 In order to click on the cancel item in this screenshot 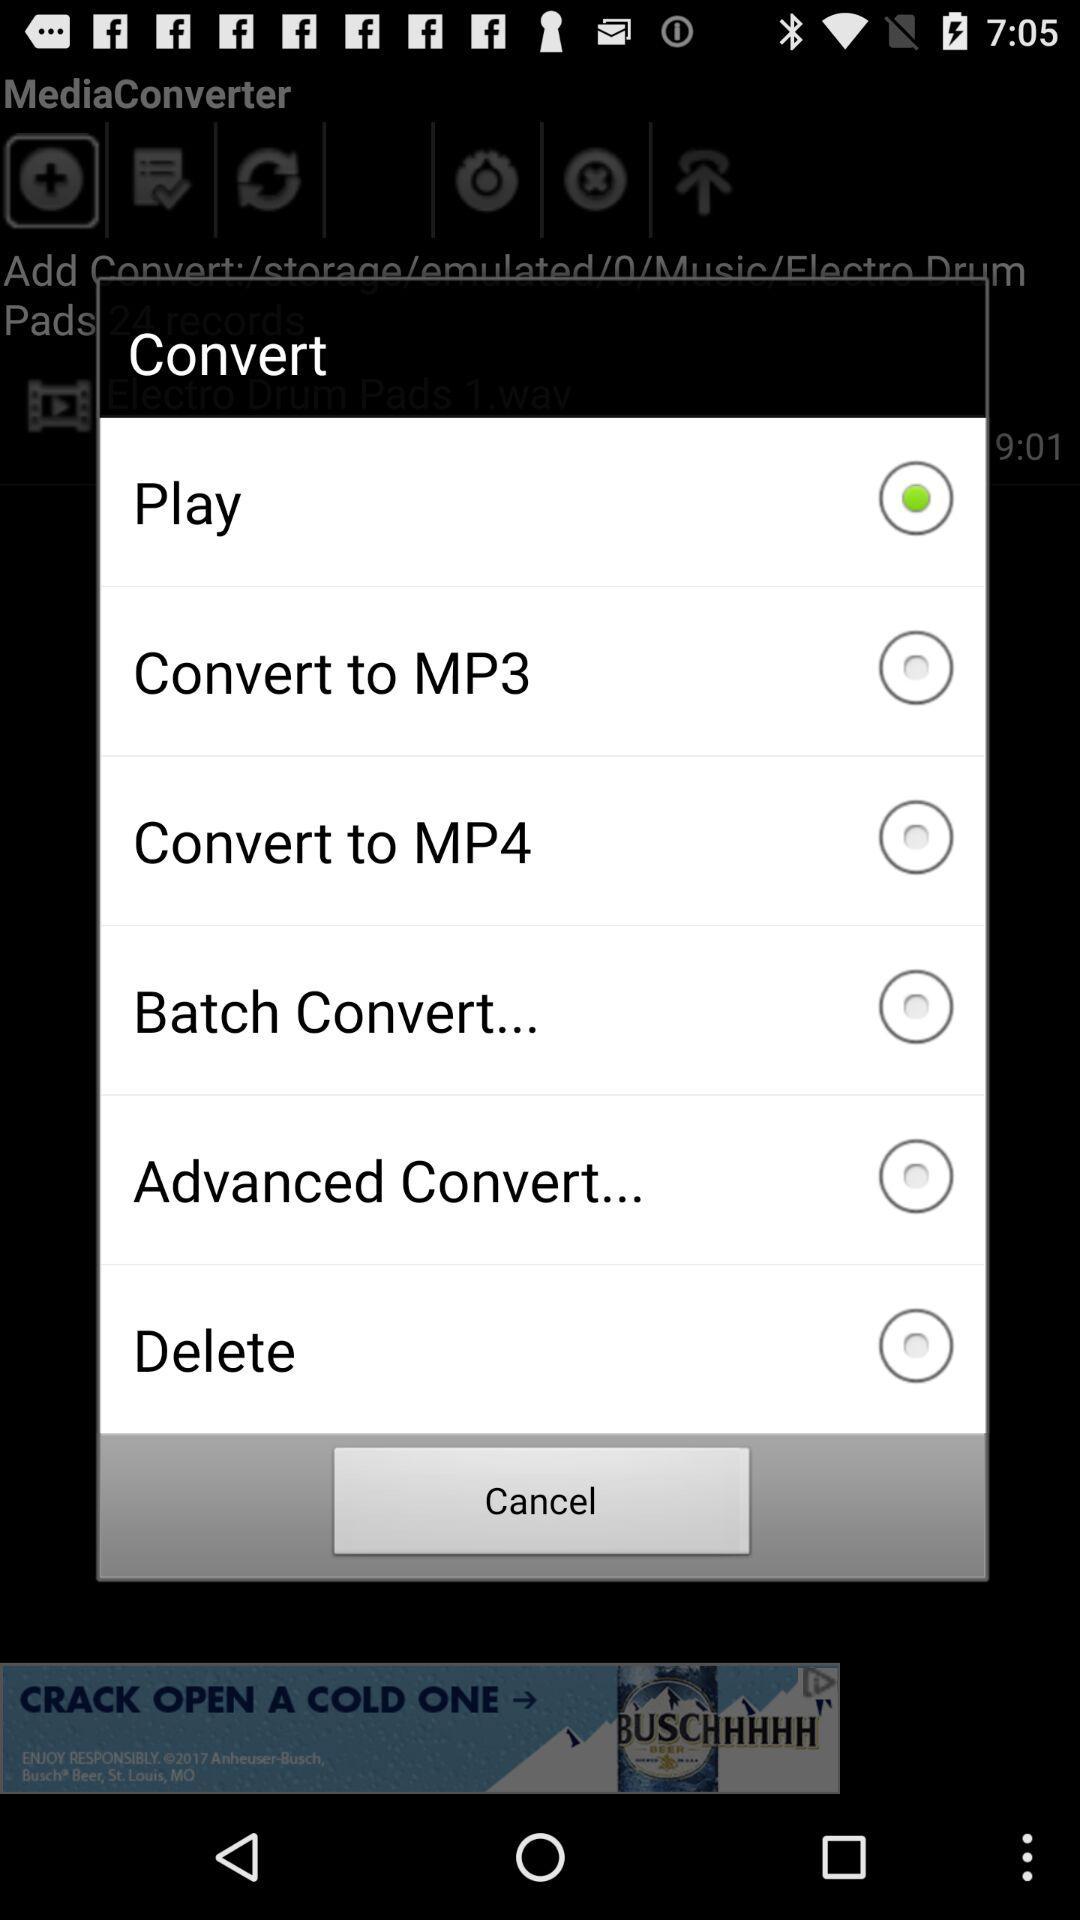, I will do `click(542, 1506)`.